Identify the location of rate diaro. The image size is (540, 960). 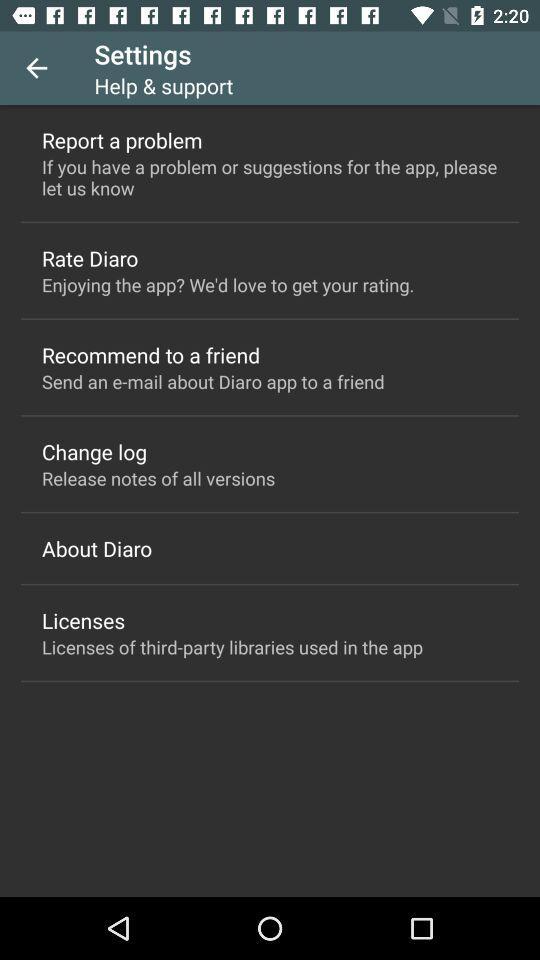
(89, 257).